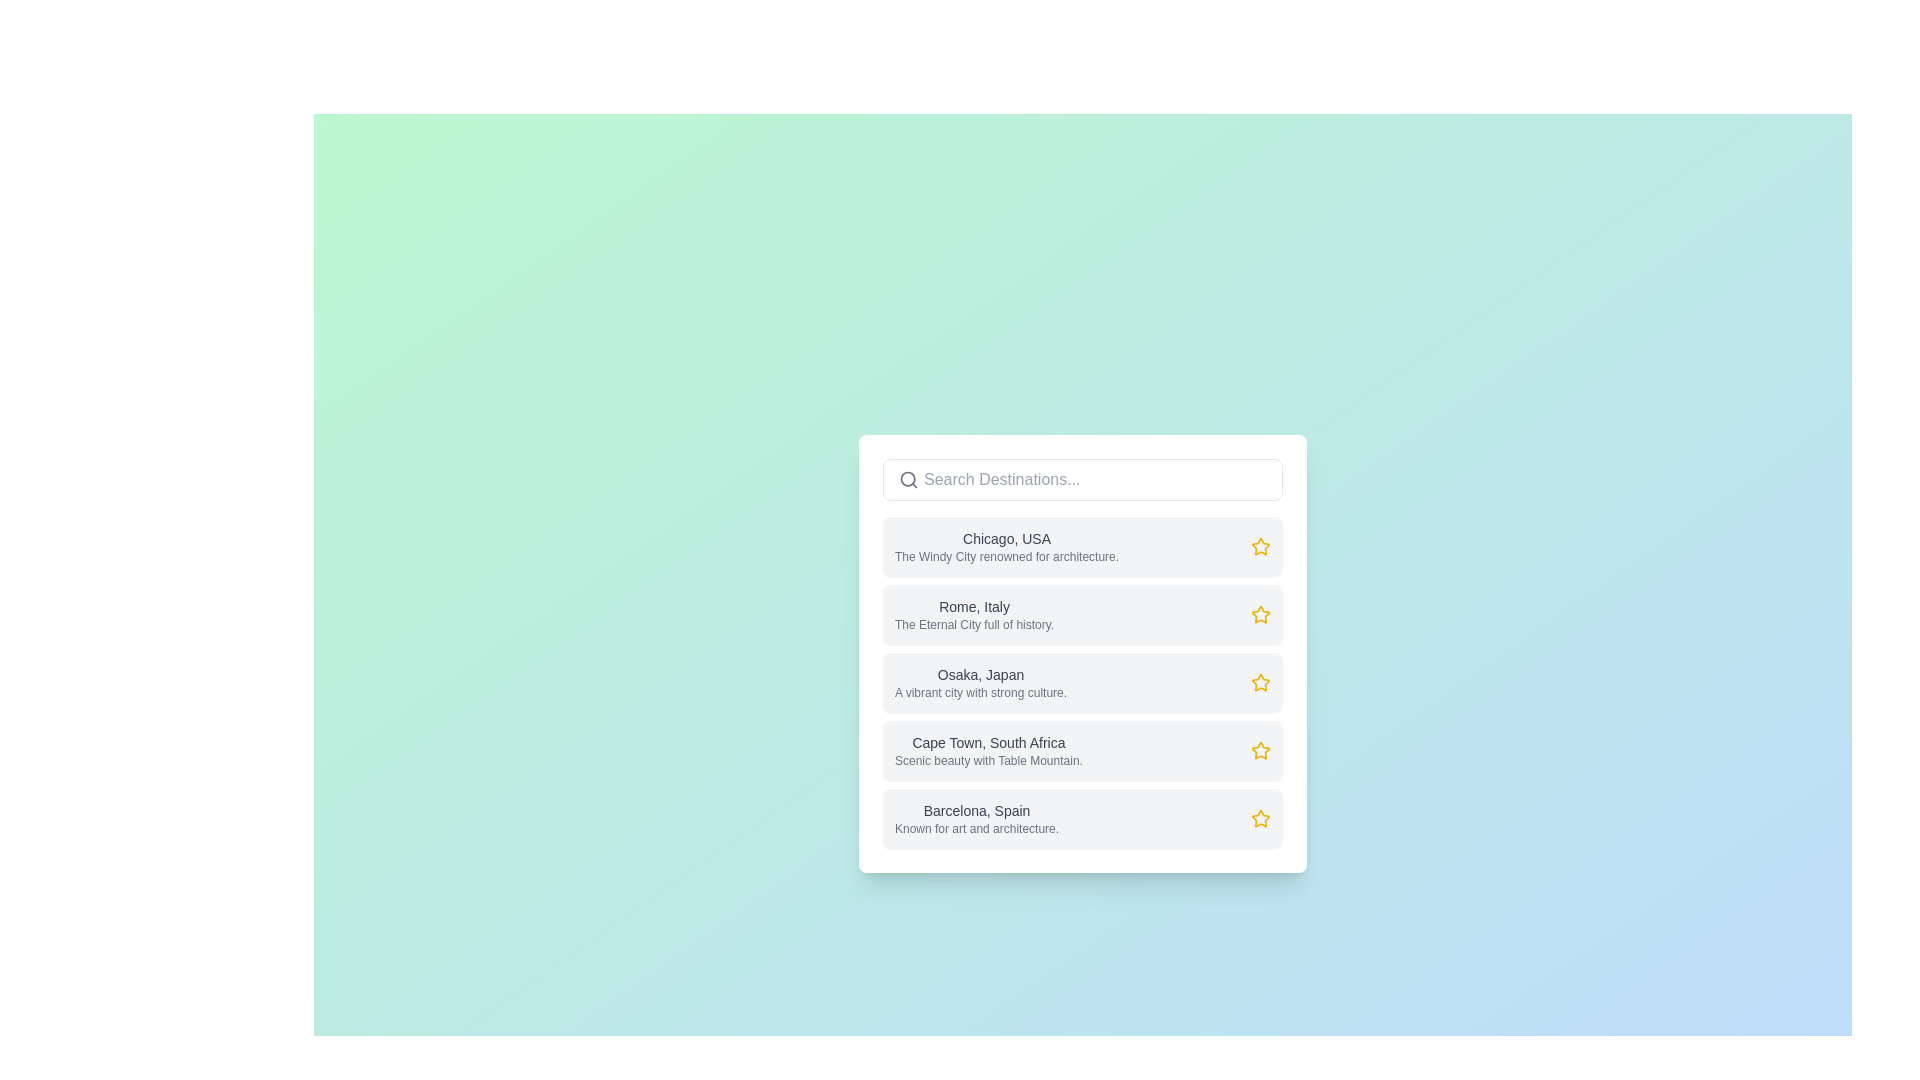  What do you see at coordinates (981, 675) in the screenshot?
I see `the title text label of the third destination entry, which is located above the subtitle 'A vibrant city with strong culture' and slightly to the left of the star icon button` at bounding box center [981, 675].